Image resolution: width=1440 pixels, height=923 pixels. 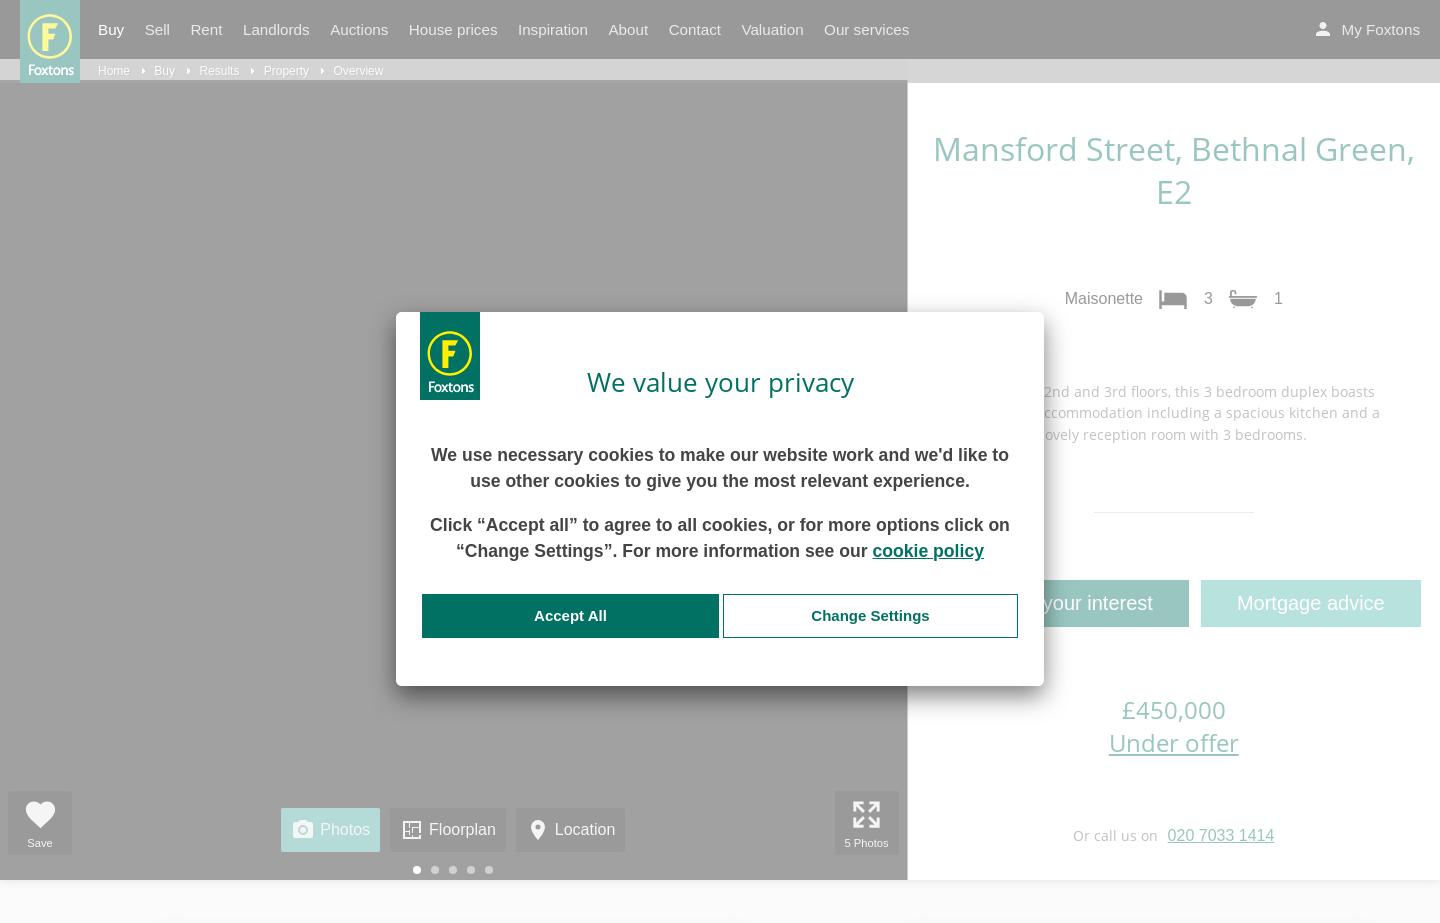 What do you see at coordinates (1379, 29) in the screenshot?
I see `'My Foxtons'` at bounding box center [1379, 29].